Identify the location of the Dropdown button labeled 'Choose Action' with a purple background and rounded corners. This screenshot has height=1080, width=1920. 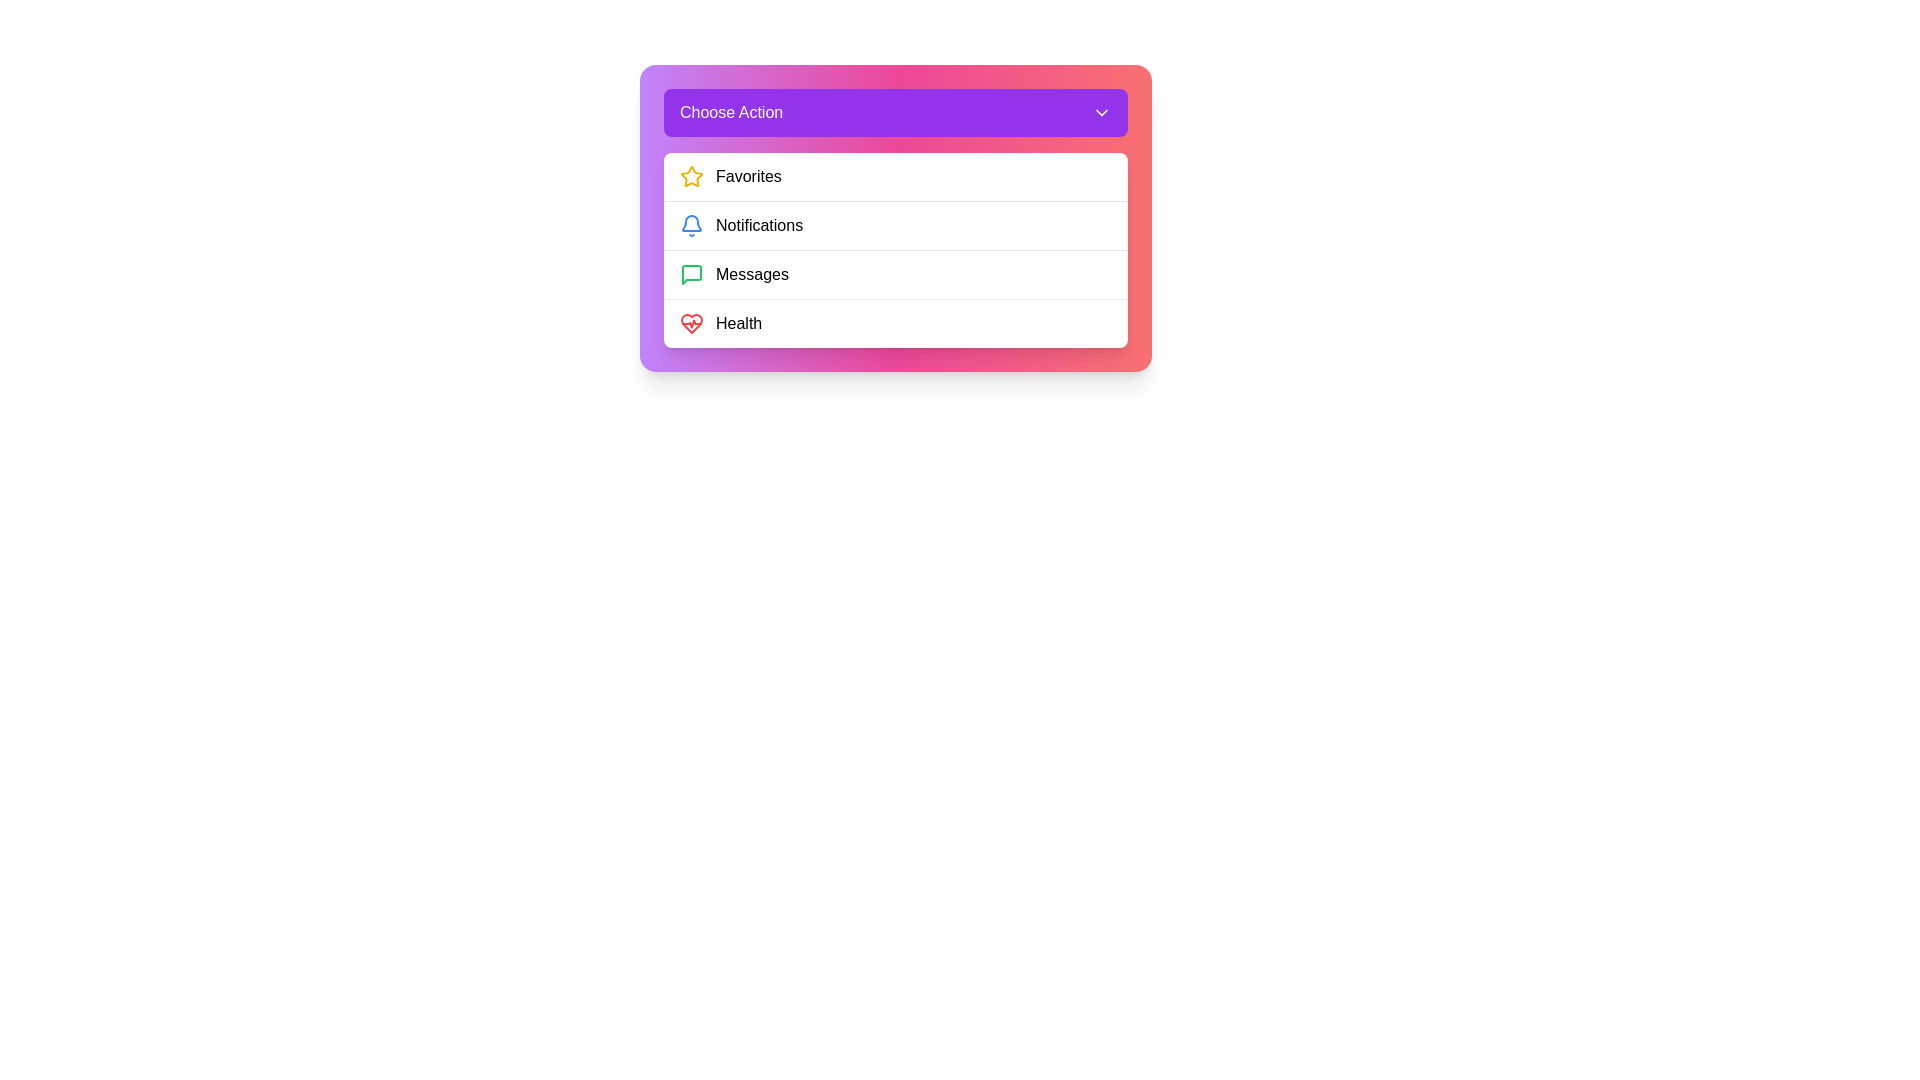
(895, 112).